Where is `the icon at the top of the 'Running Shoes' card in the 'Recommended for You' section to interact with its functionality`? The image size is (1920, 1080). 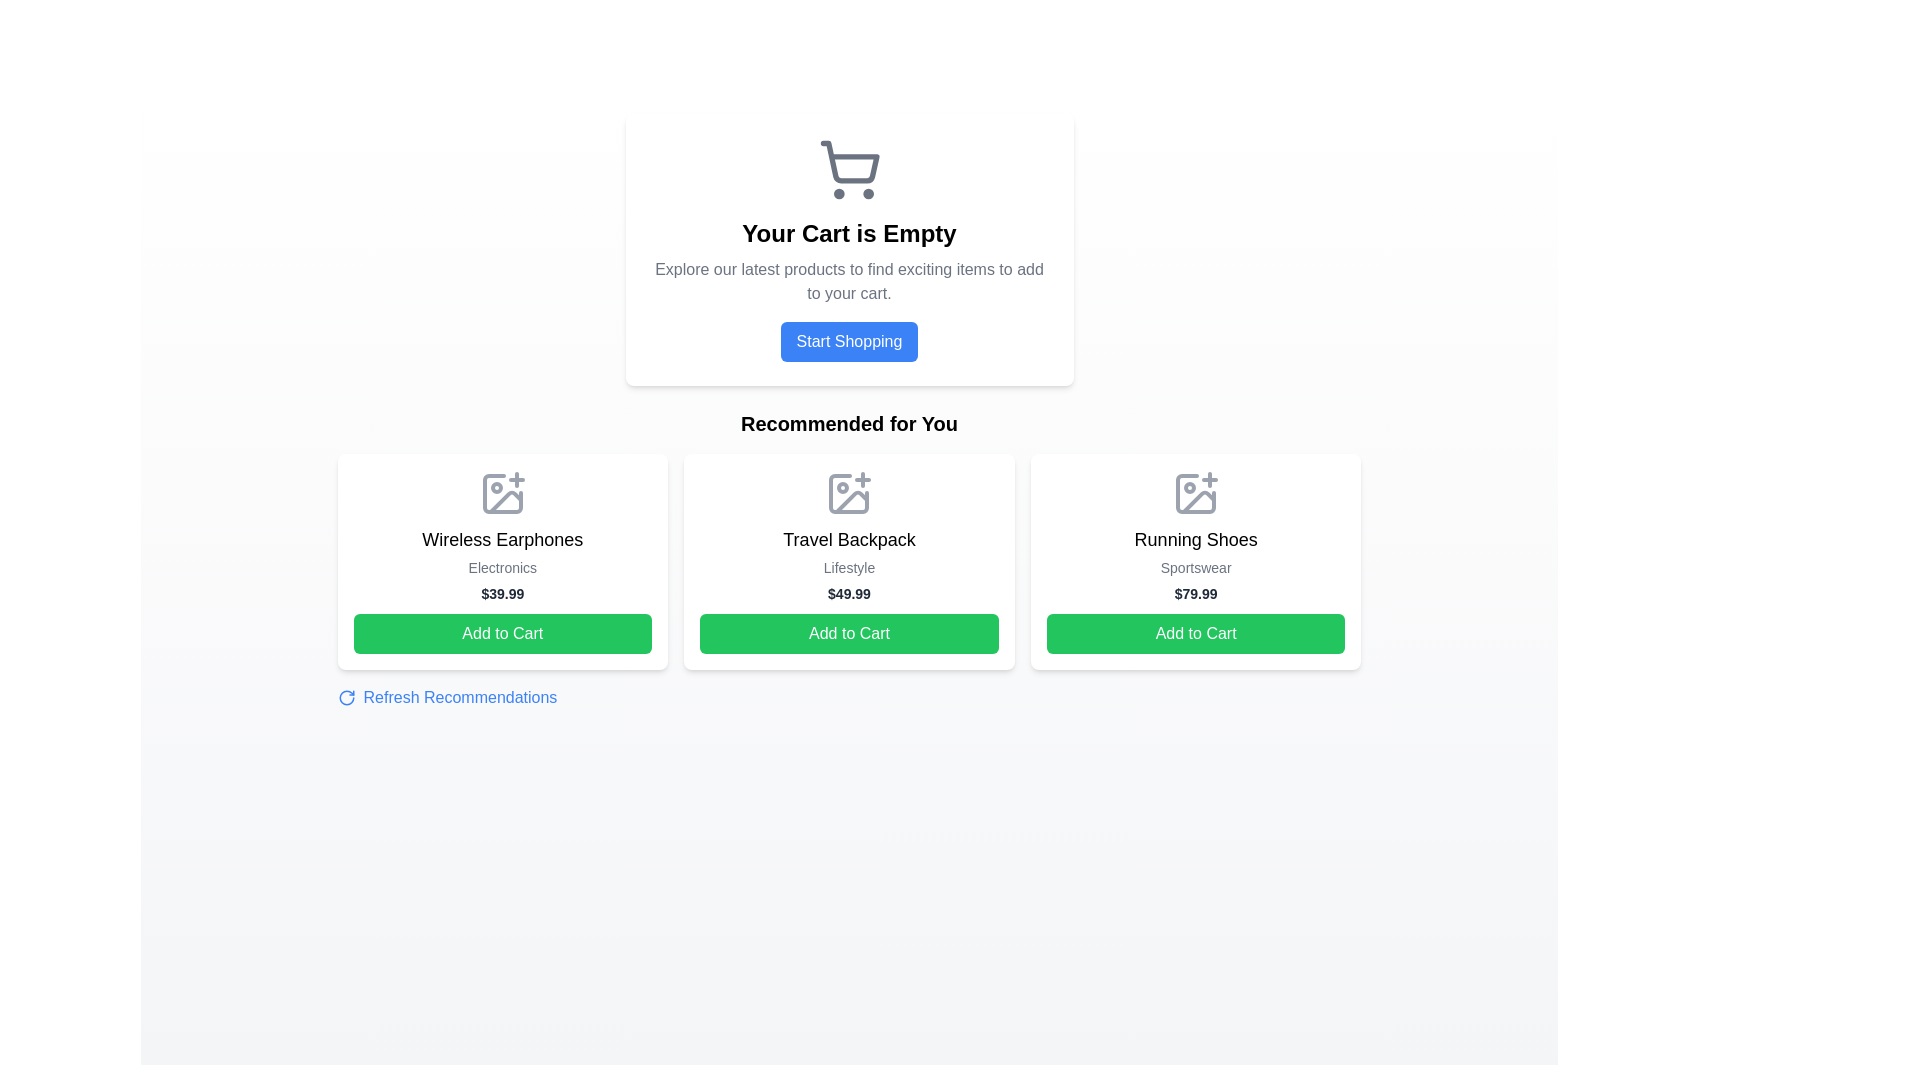 the icon at the top of the 'Running Shoes' card in the 'Recommended for You' section to interact with its functionality is located at coordinates (1196, 493).